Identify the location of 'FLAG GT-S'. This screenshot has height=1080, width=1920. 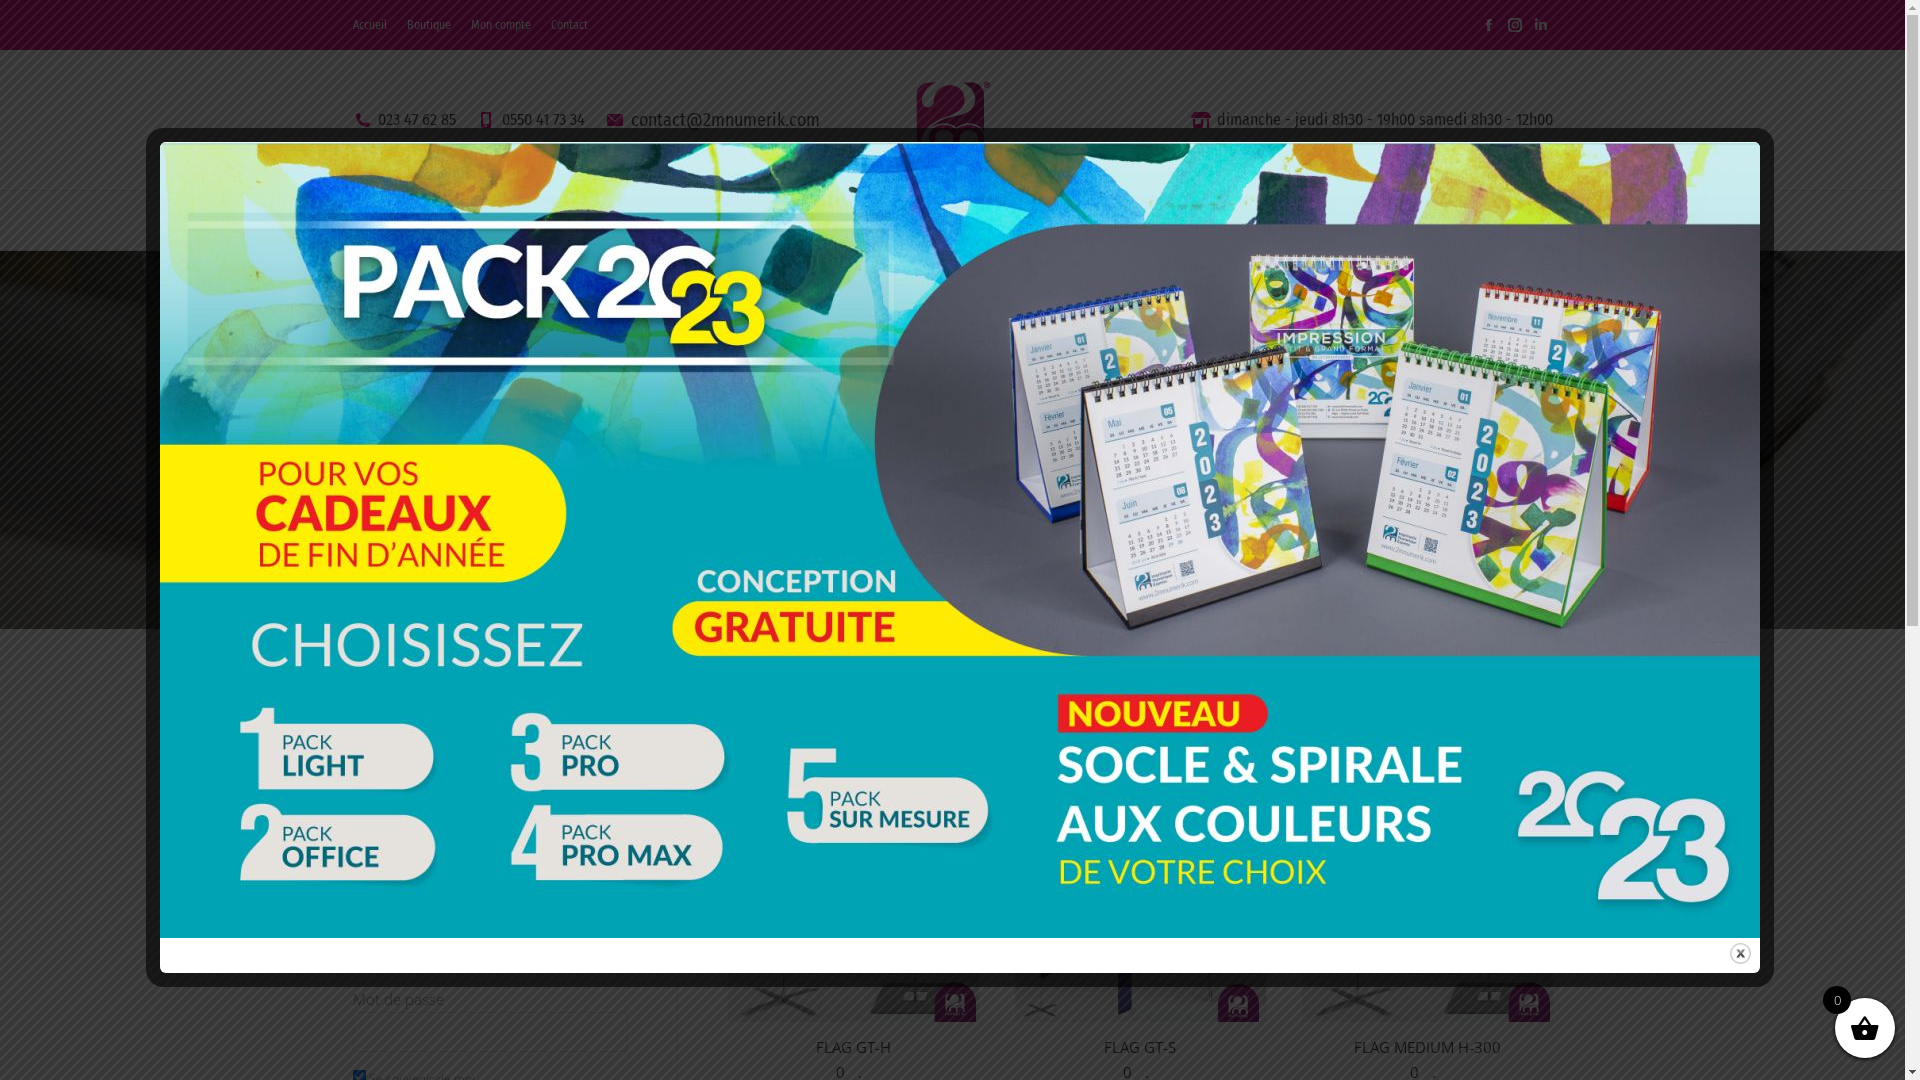
(1140, 1045).